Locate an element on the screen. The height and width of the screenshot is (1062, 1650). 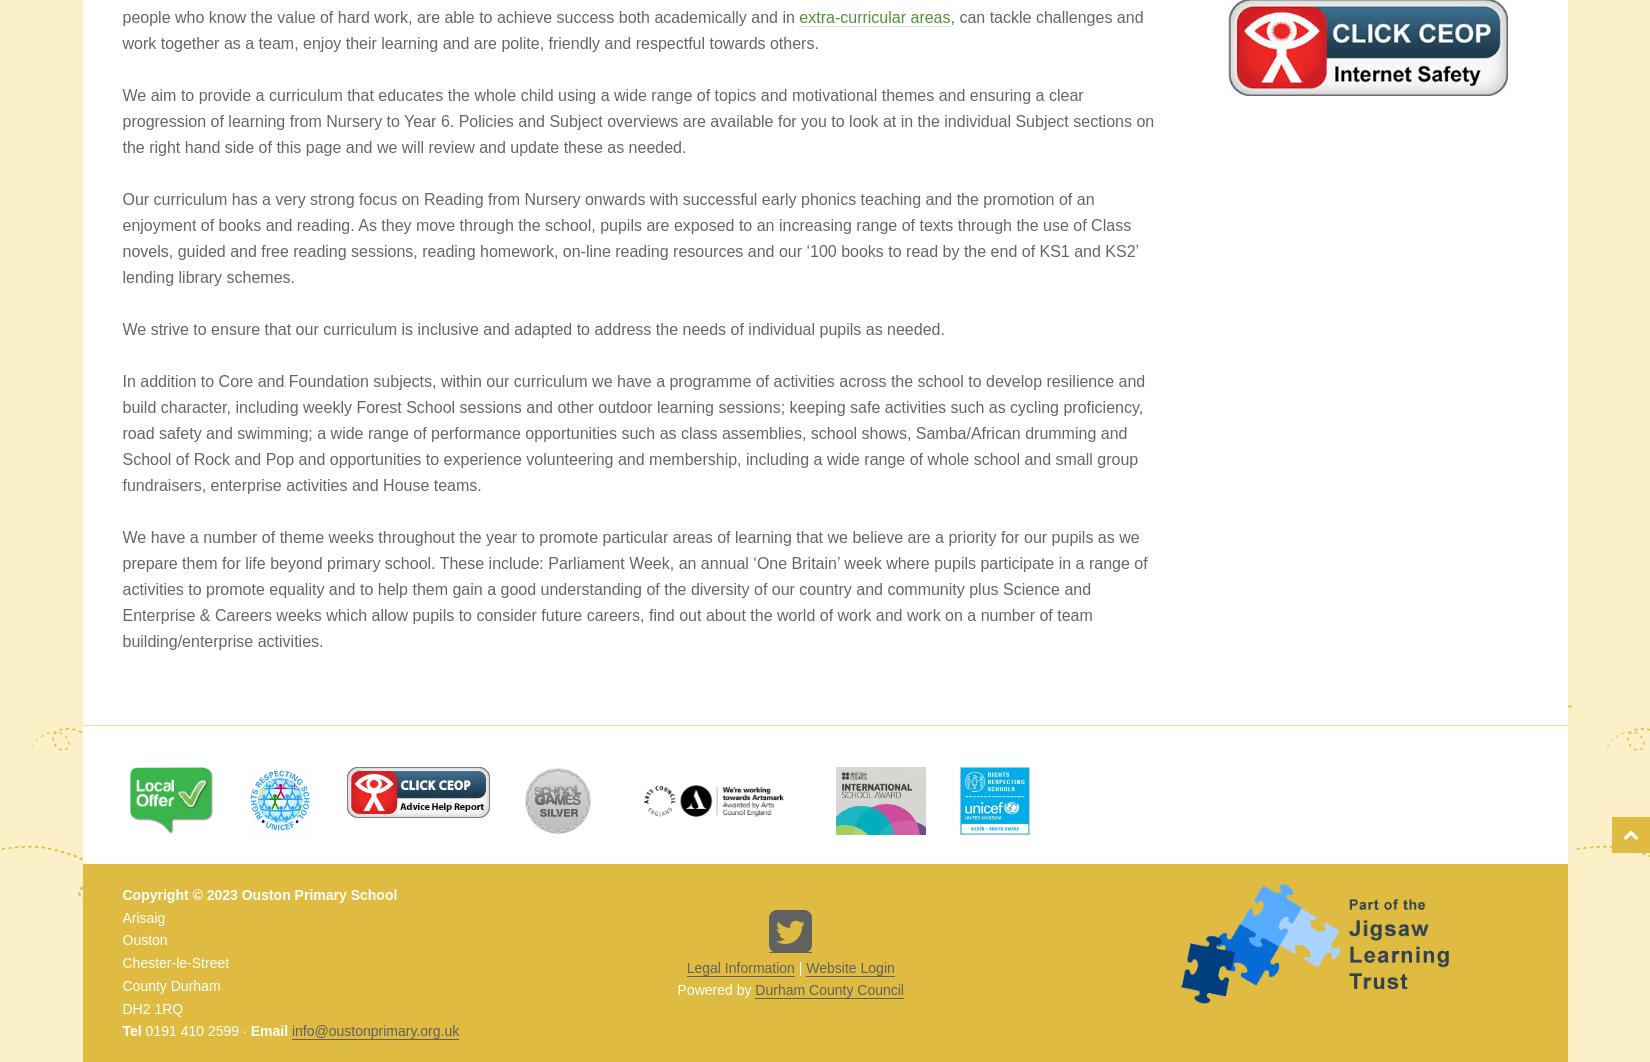
'info@oustonprimary.org.uk' is located at coordinates (375, 1029).